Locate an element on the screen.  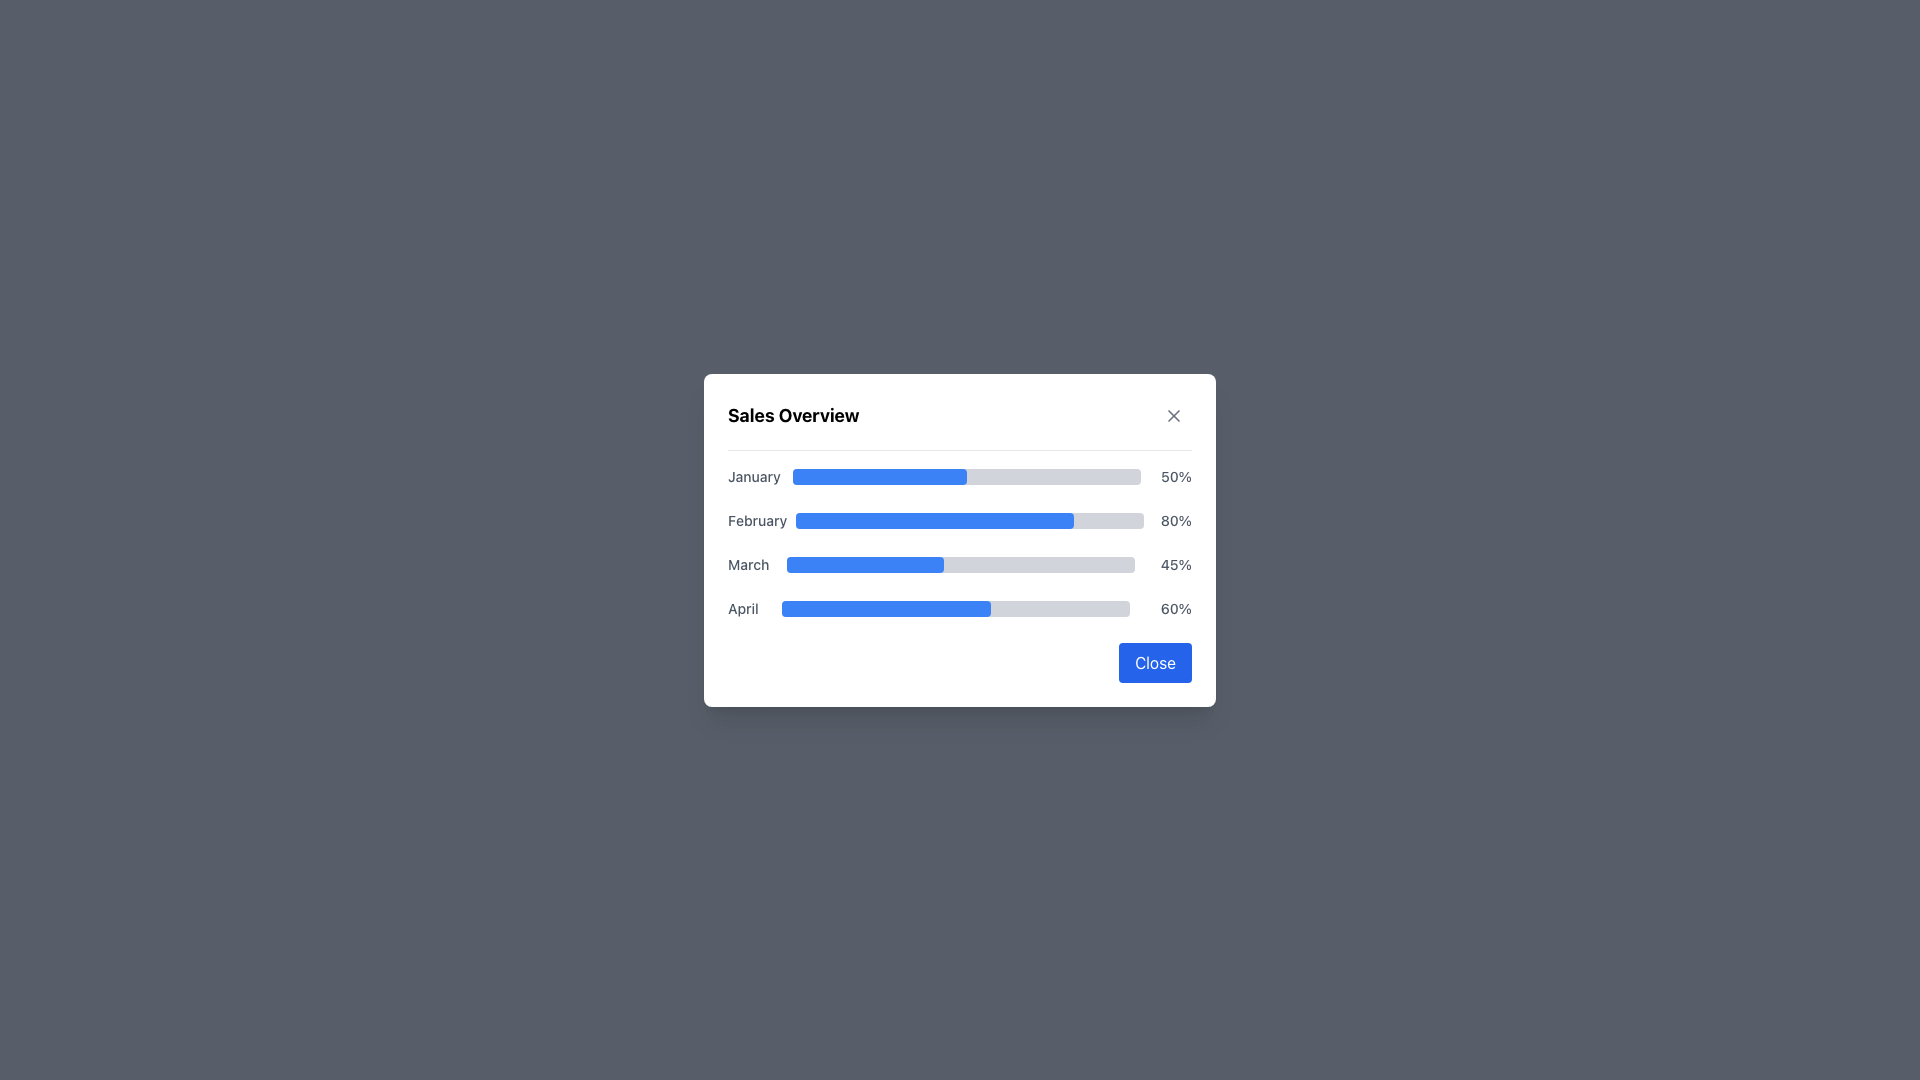
the 'X' icon button in the top-right corner of the 'Sales Overview' modal to observe any hover effects is located at coordinates (1174, 414).